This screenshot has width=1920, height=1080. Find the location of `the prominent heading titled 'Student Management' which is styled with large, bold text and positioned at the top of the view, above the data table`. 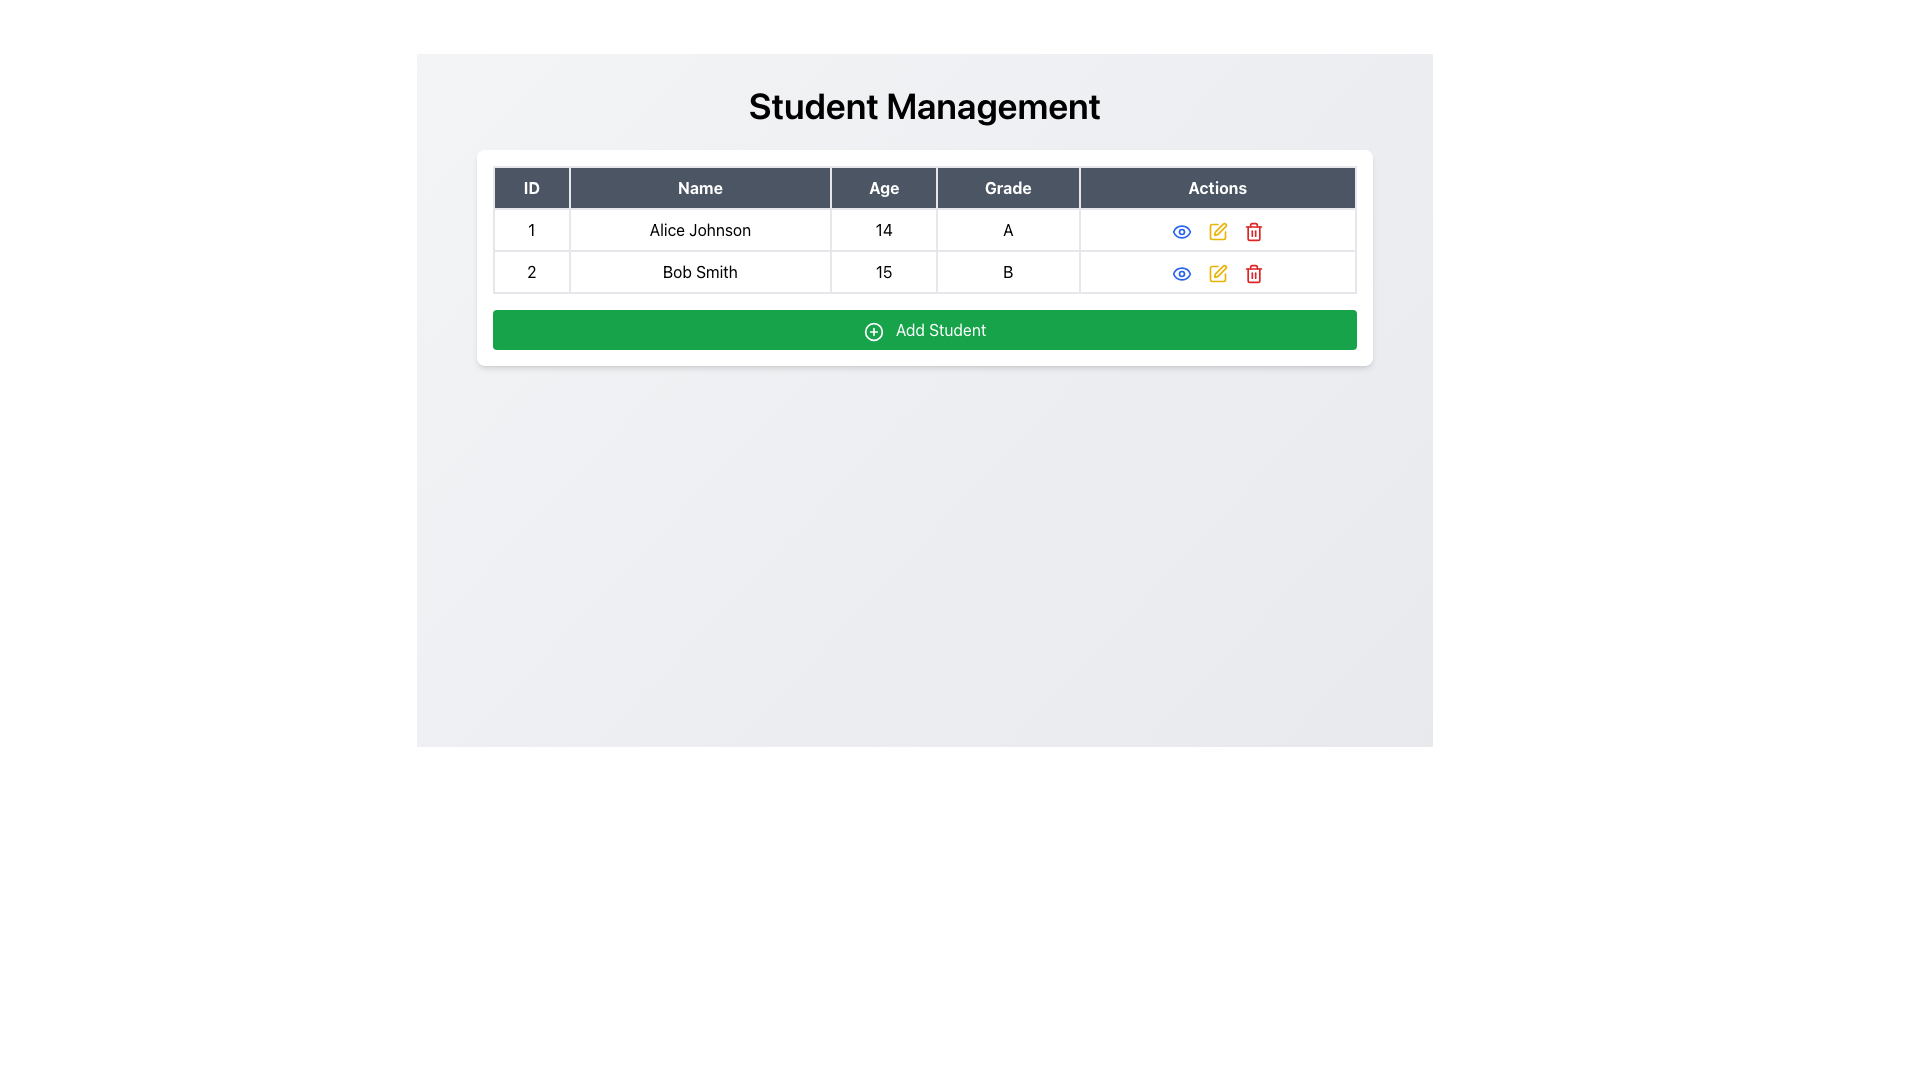

the prominent heading titled 'Student Management' which is styled with large, bold text and positioned at the top of the view, above the data table is located at coordinates (924, 105).